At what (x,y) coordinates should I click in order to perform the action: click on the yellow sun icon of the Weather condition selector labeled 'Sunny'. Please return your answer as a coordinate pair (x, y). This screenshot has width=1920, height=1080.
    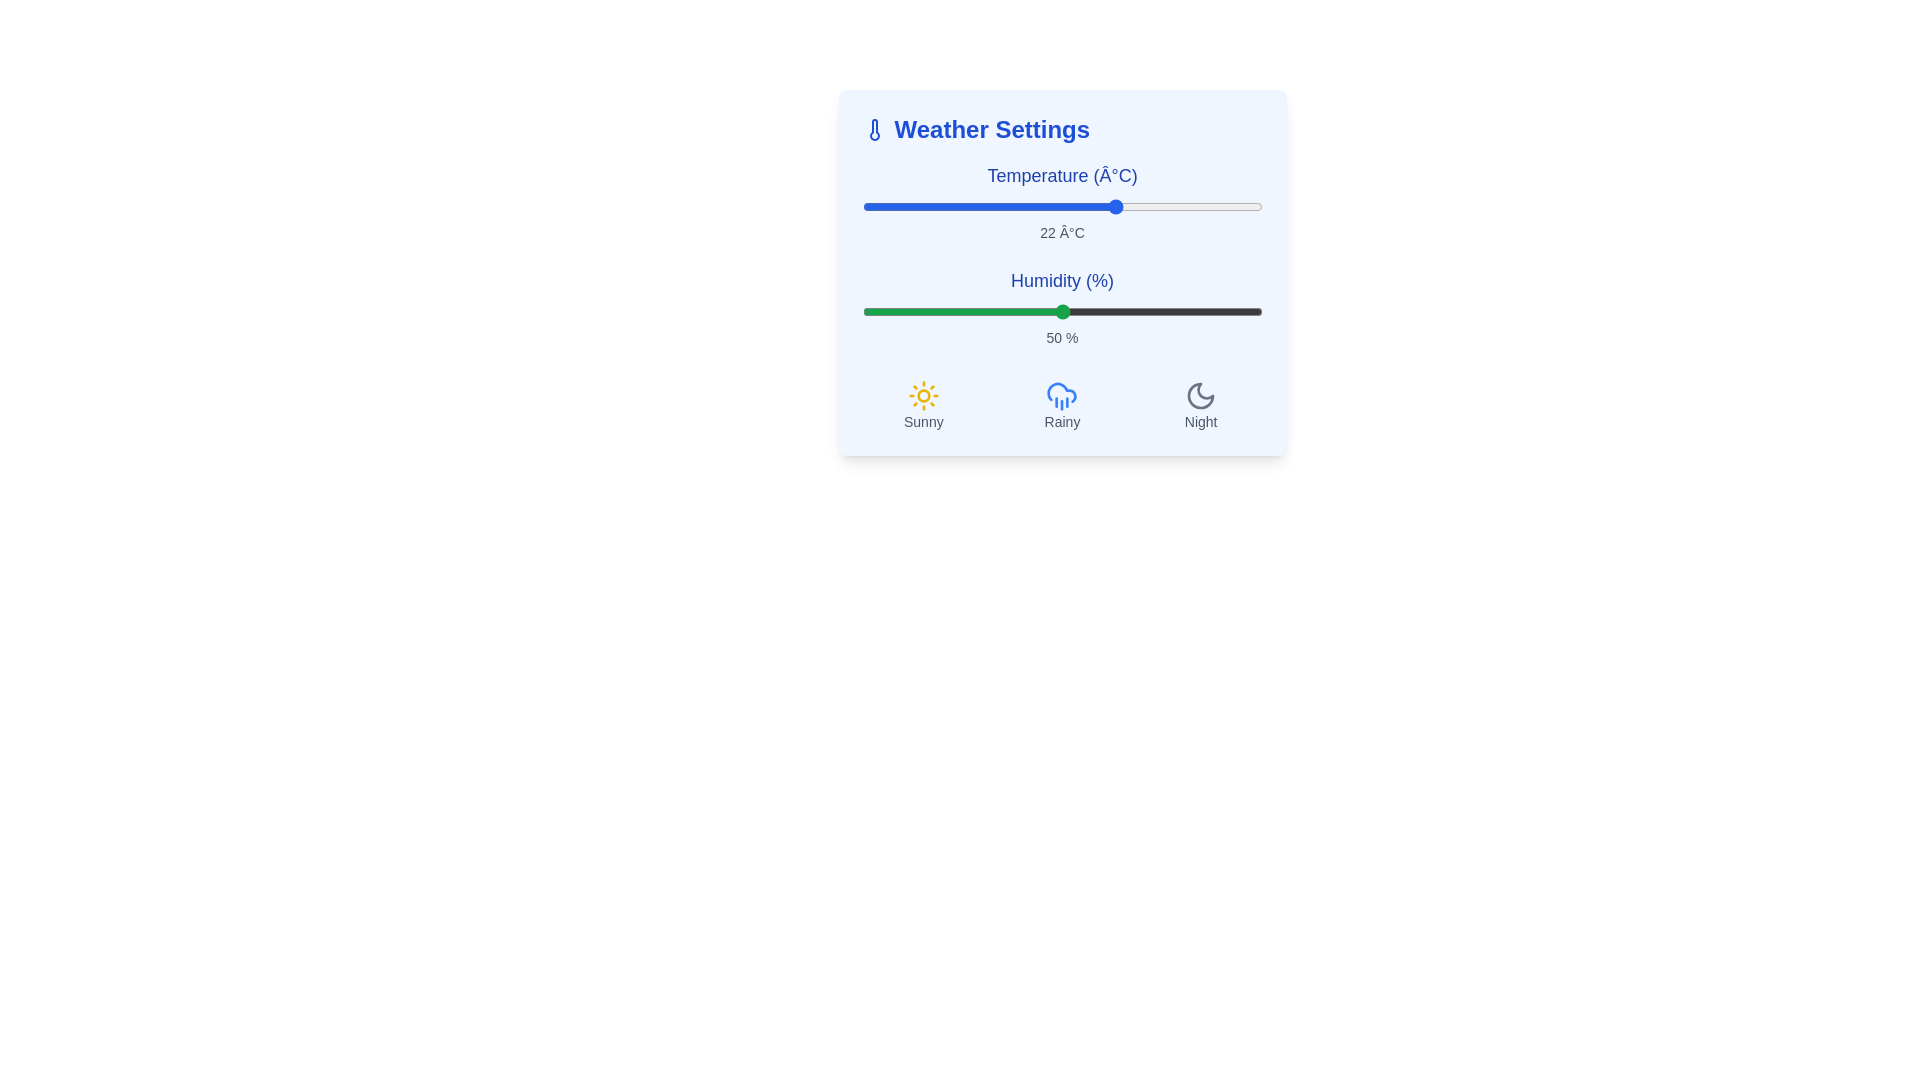
    Looking at the image, I should click on (922, 405).